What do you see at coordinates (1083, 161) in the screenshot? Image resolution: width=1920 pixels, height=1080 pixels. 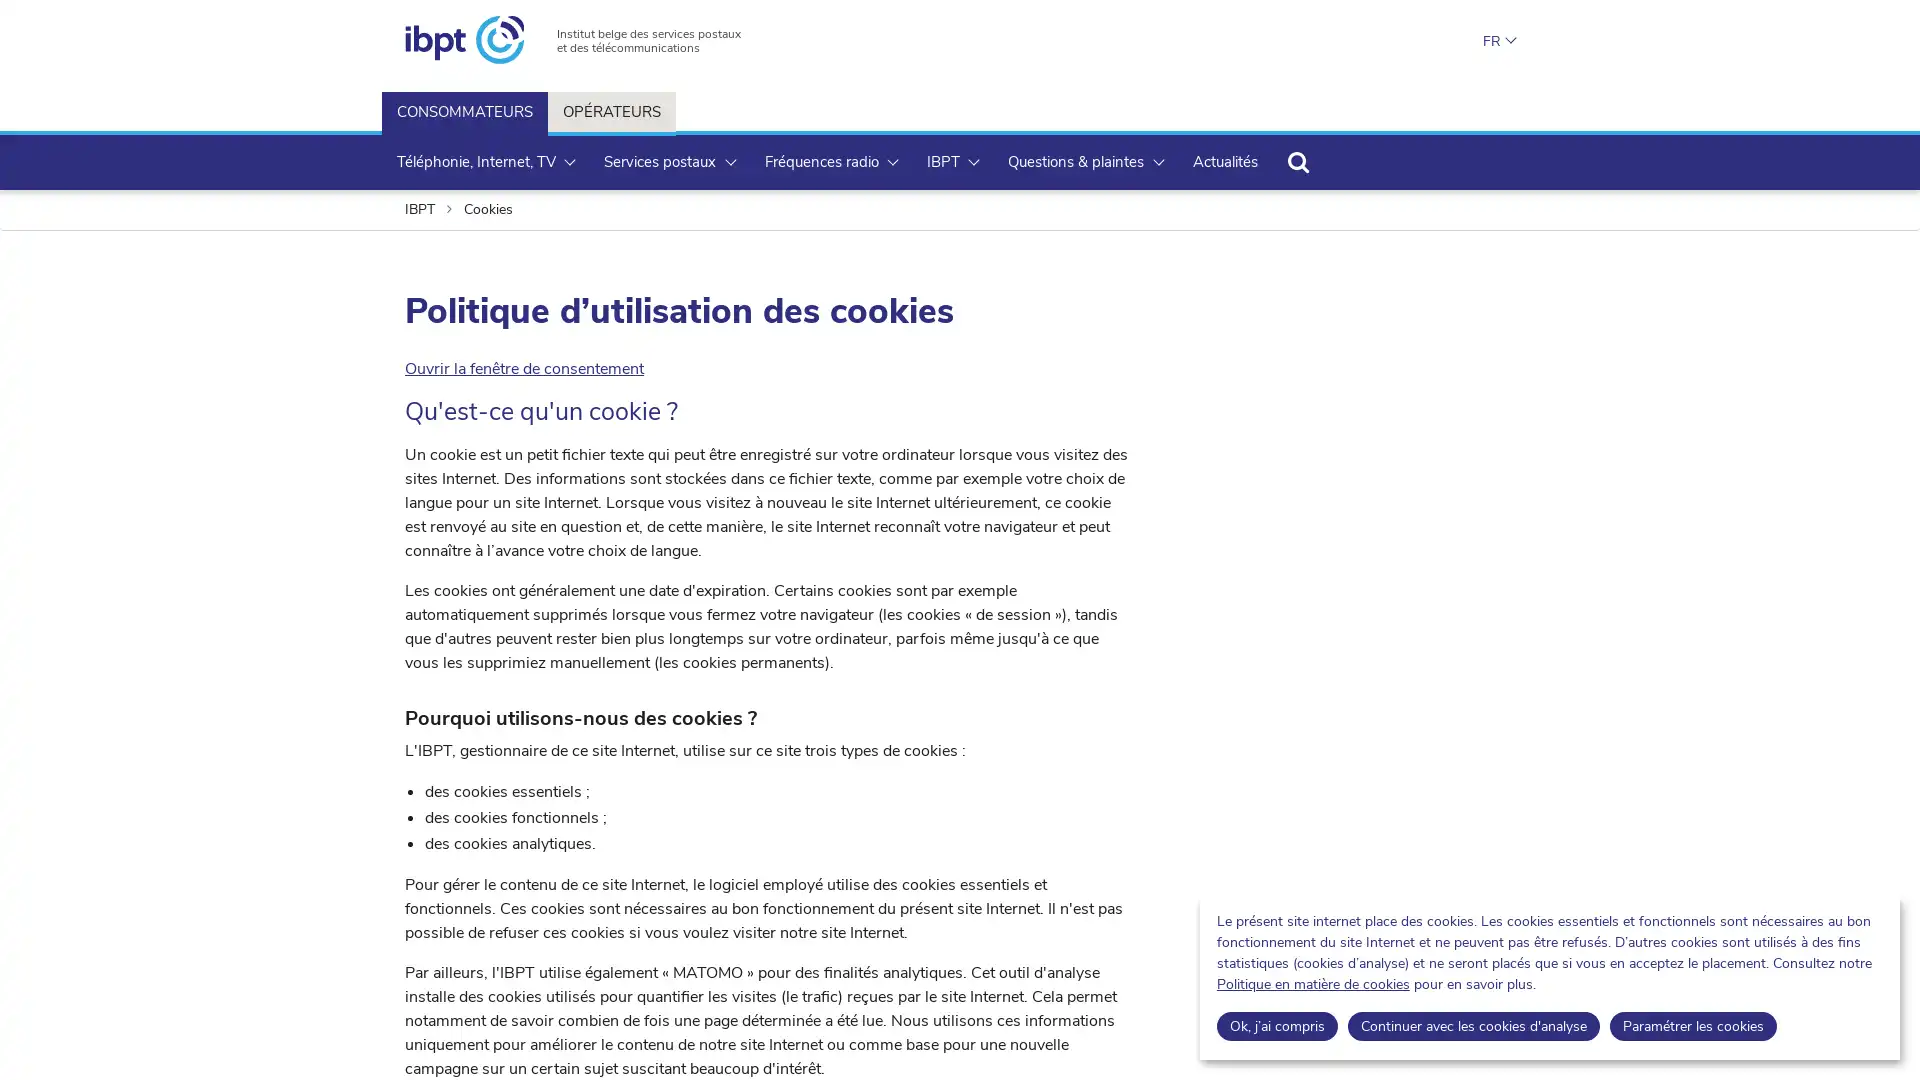 I see `Questions & plaintes` at bounding box center [1083, 161].